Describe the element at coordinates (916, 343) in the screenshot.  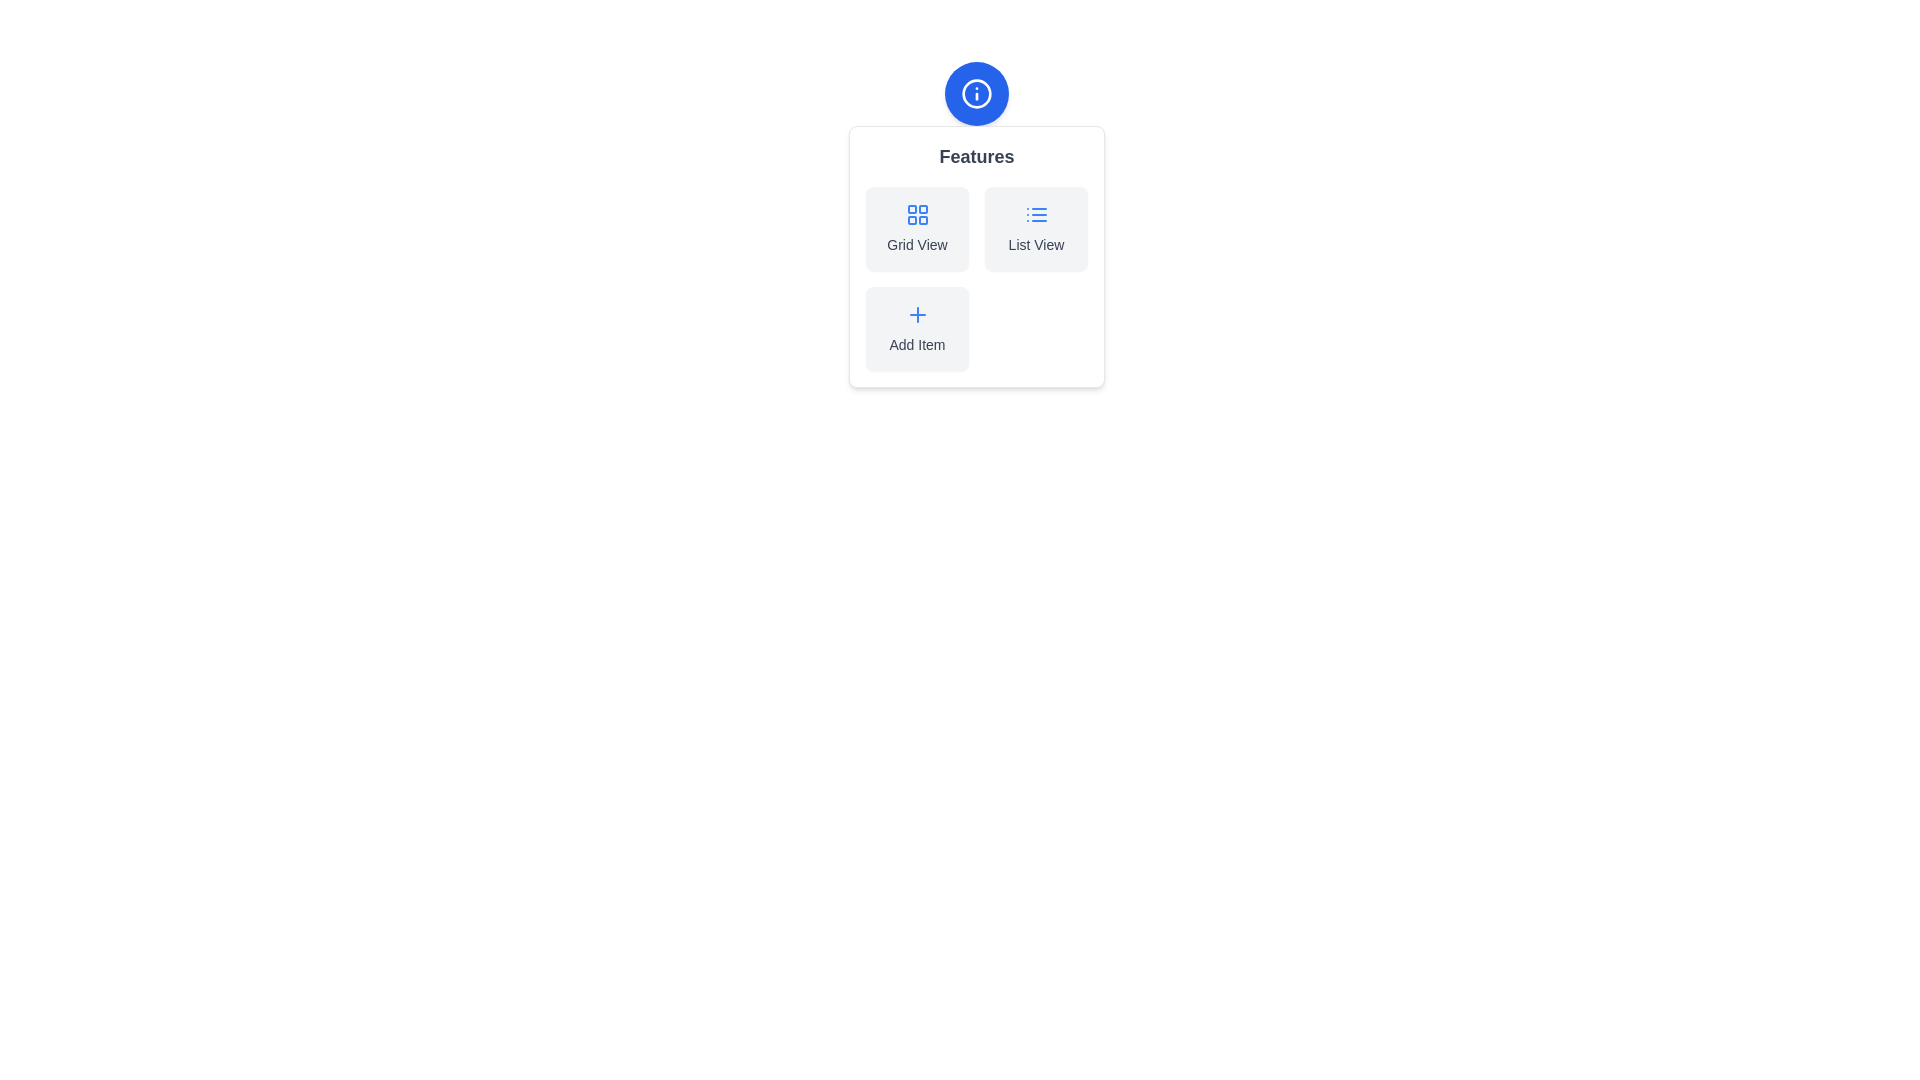
I see `the 'Add Item' text label, which is displayed in a smaller gray font below the blue '+' icon, centrally aligned within its card-like button component` at that location.